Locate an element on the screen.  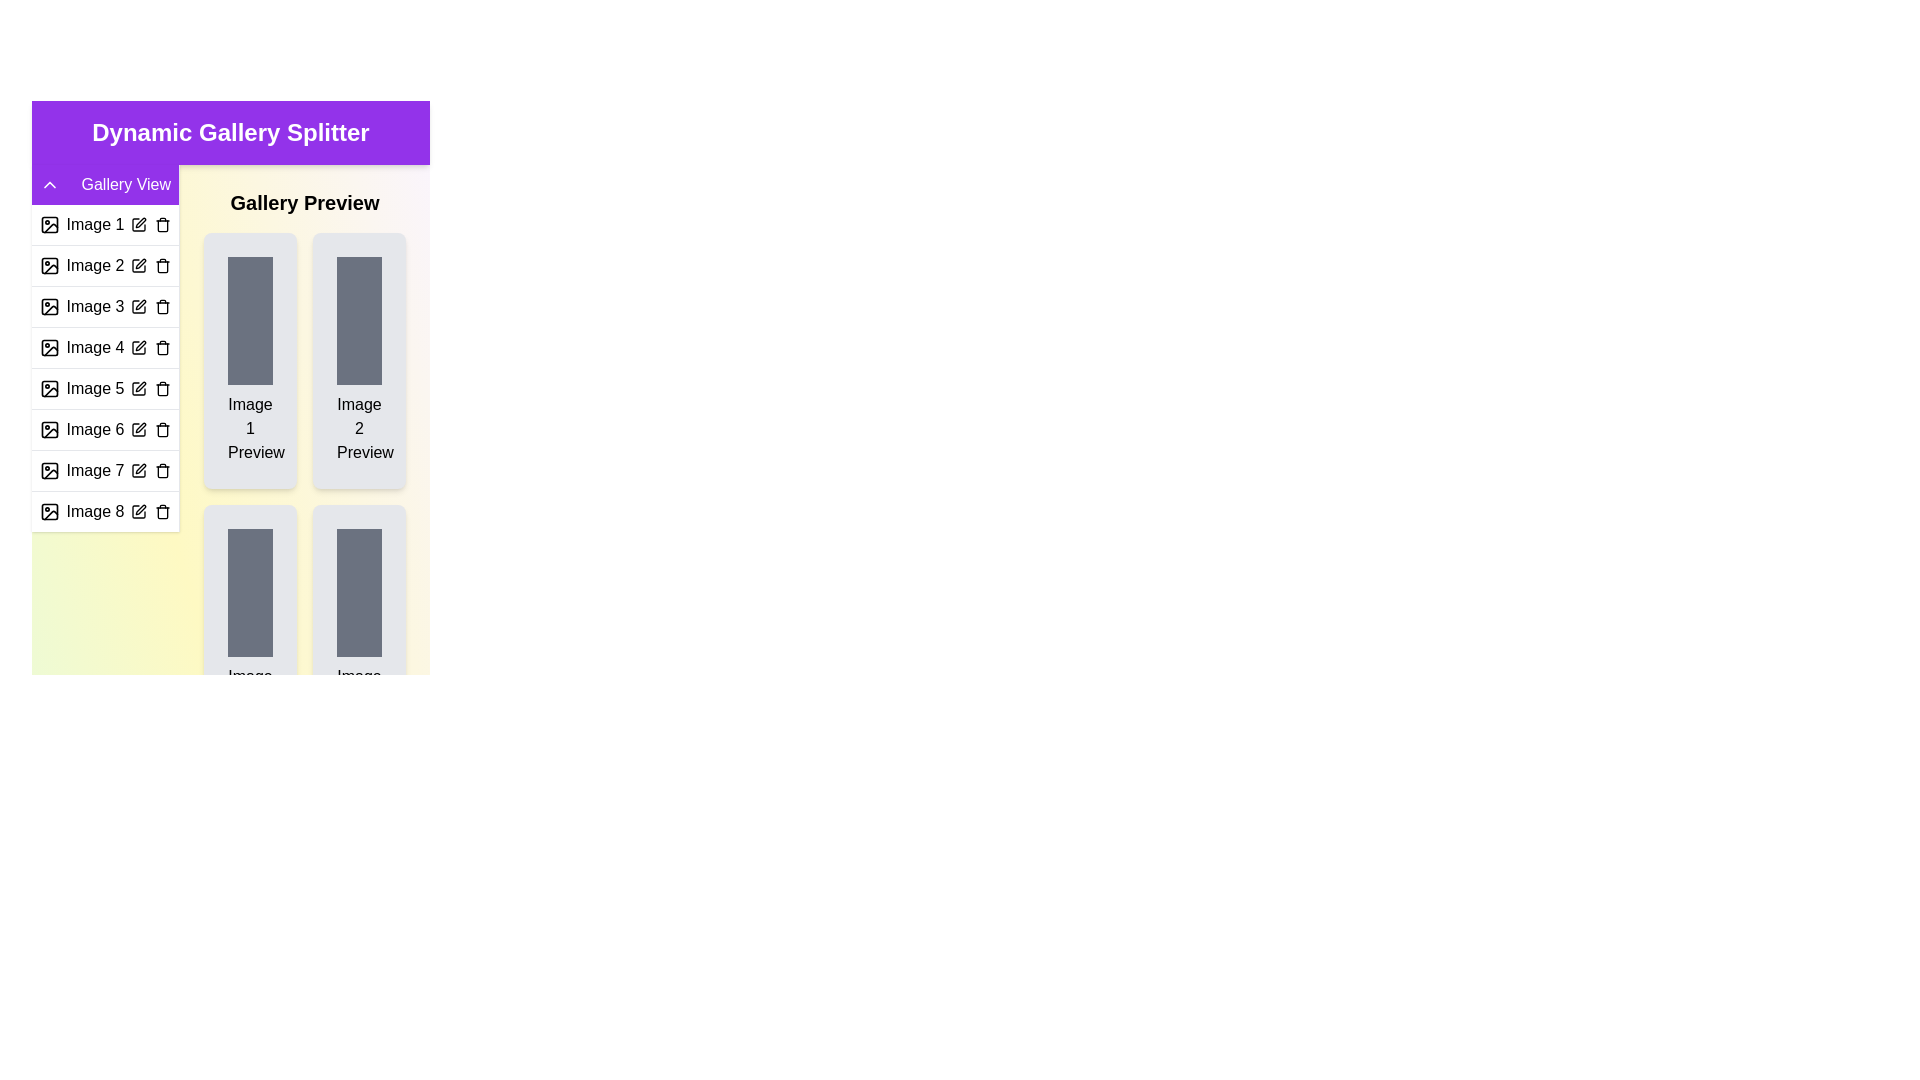
the trash can icon button located in the vertical list of image management icons under 'Gallery View' is located at coordinates (163, 346).